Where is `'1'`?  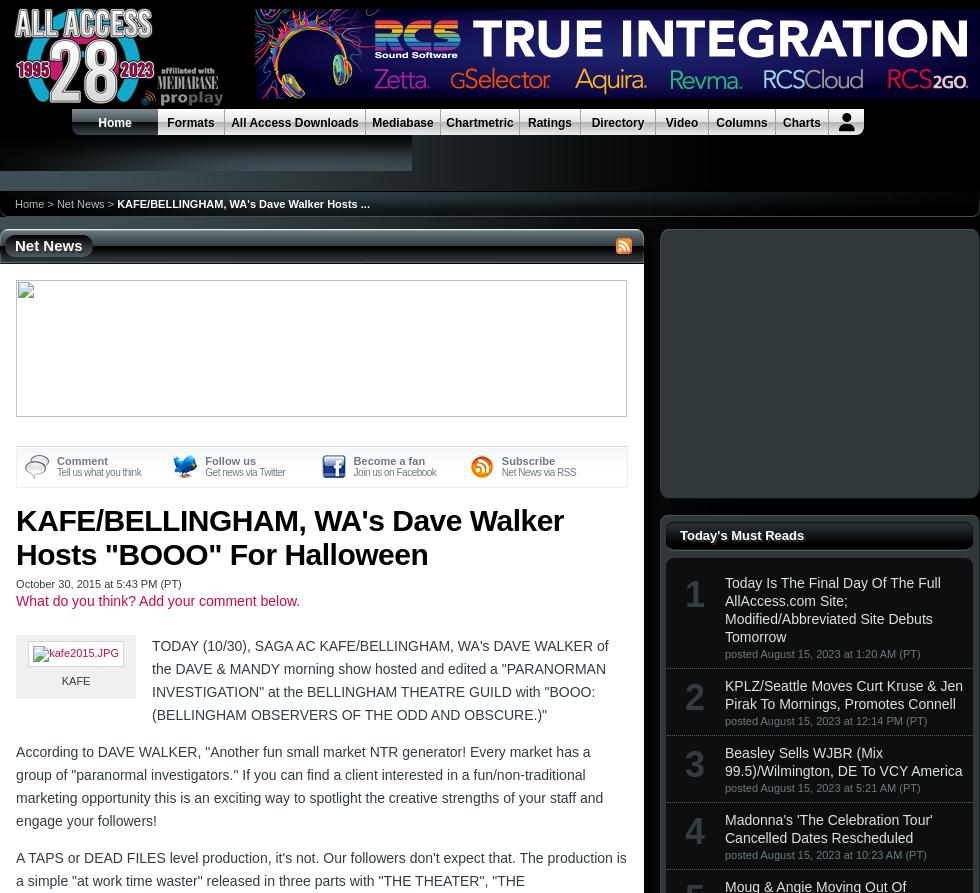 '1' is located at coordinates (694, 593).